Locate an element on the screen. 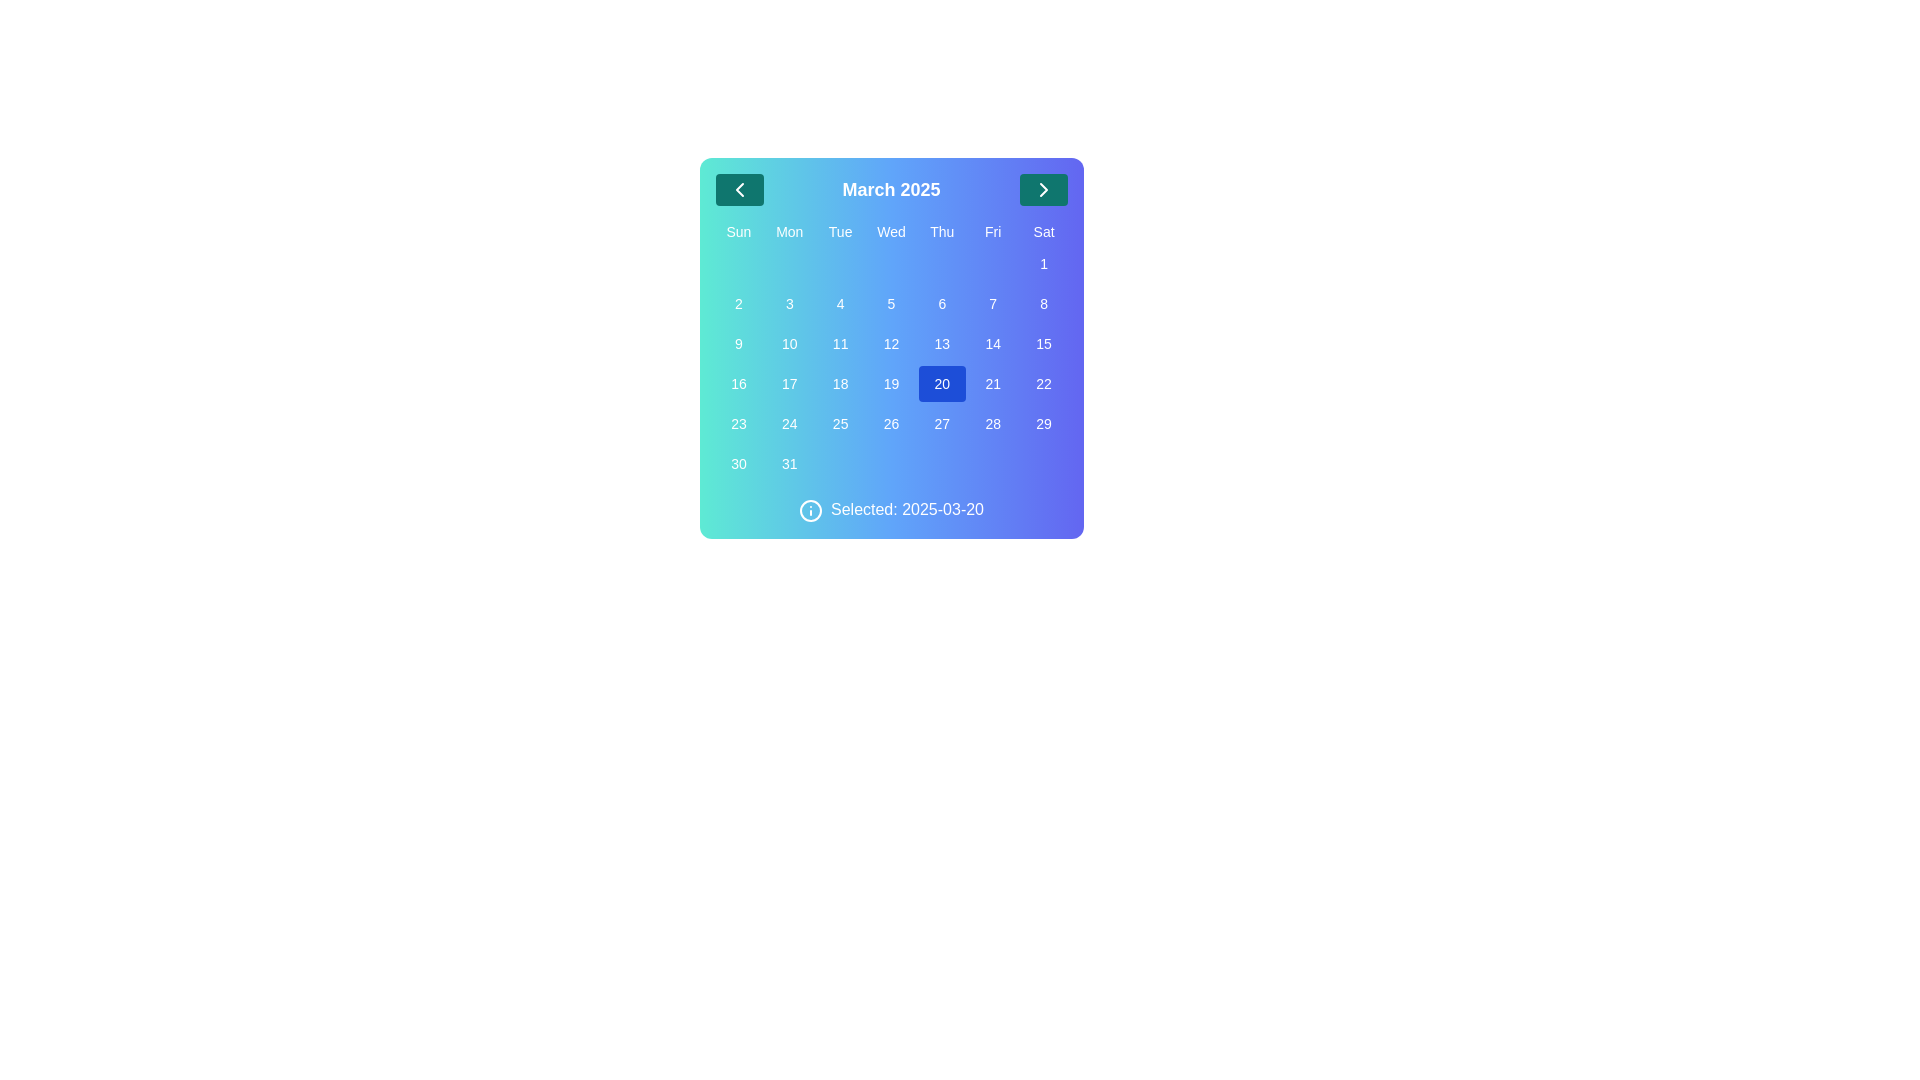 Image resolution: width=1920 pixels, height=1080 pixels. the selectable day '4' button in the calendar interface is located at coordinates (840, 304).